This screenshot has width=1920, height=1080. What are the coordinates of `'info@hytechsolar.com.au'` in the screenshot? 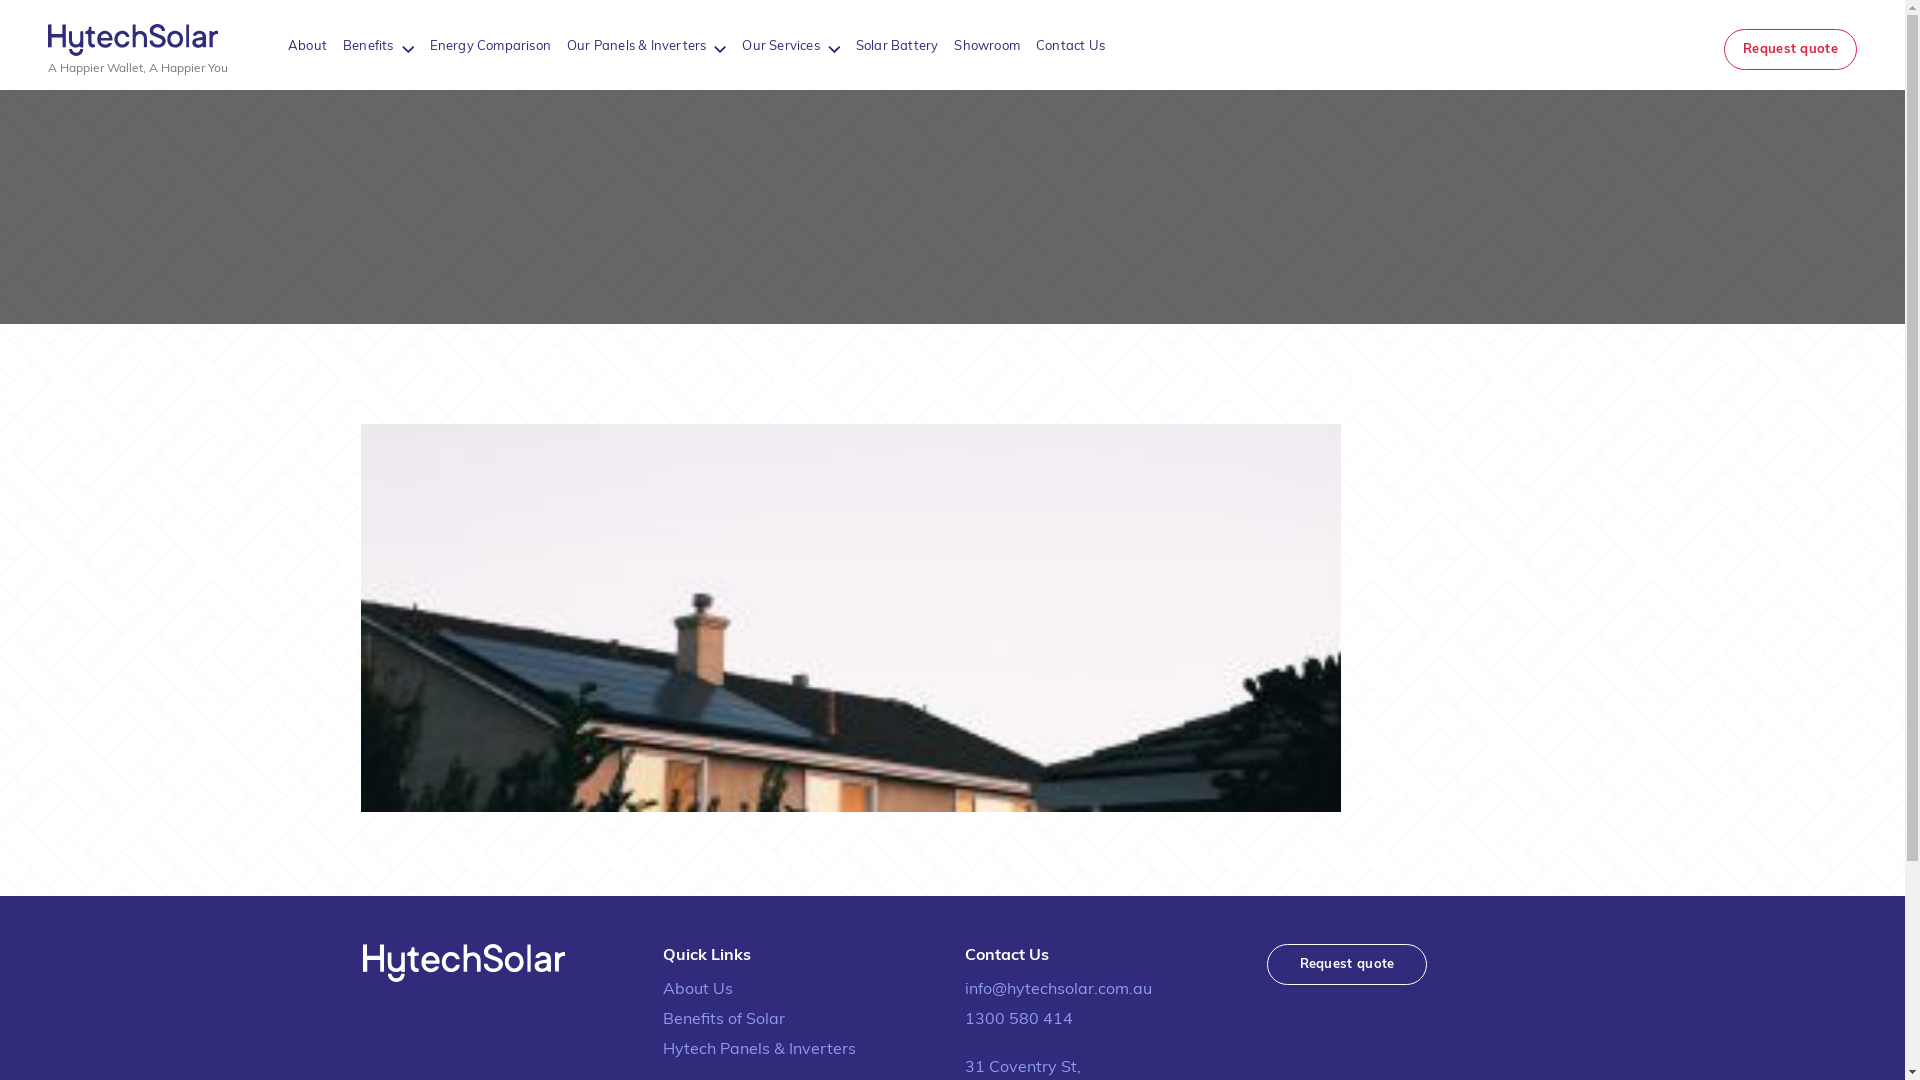 It's located at (1102, 990).